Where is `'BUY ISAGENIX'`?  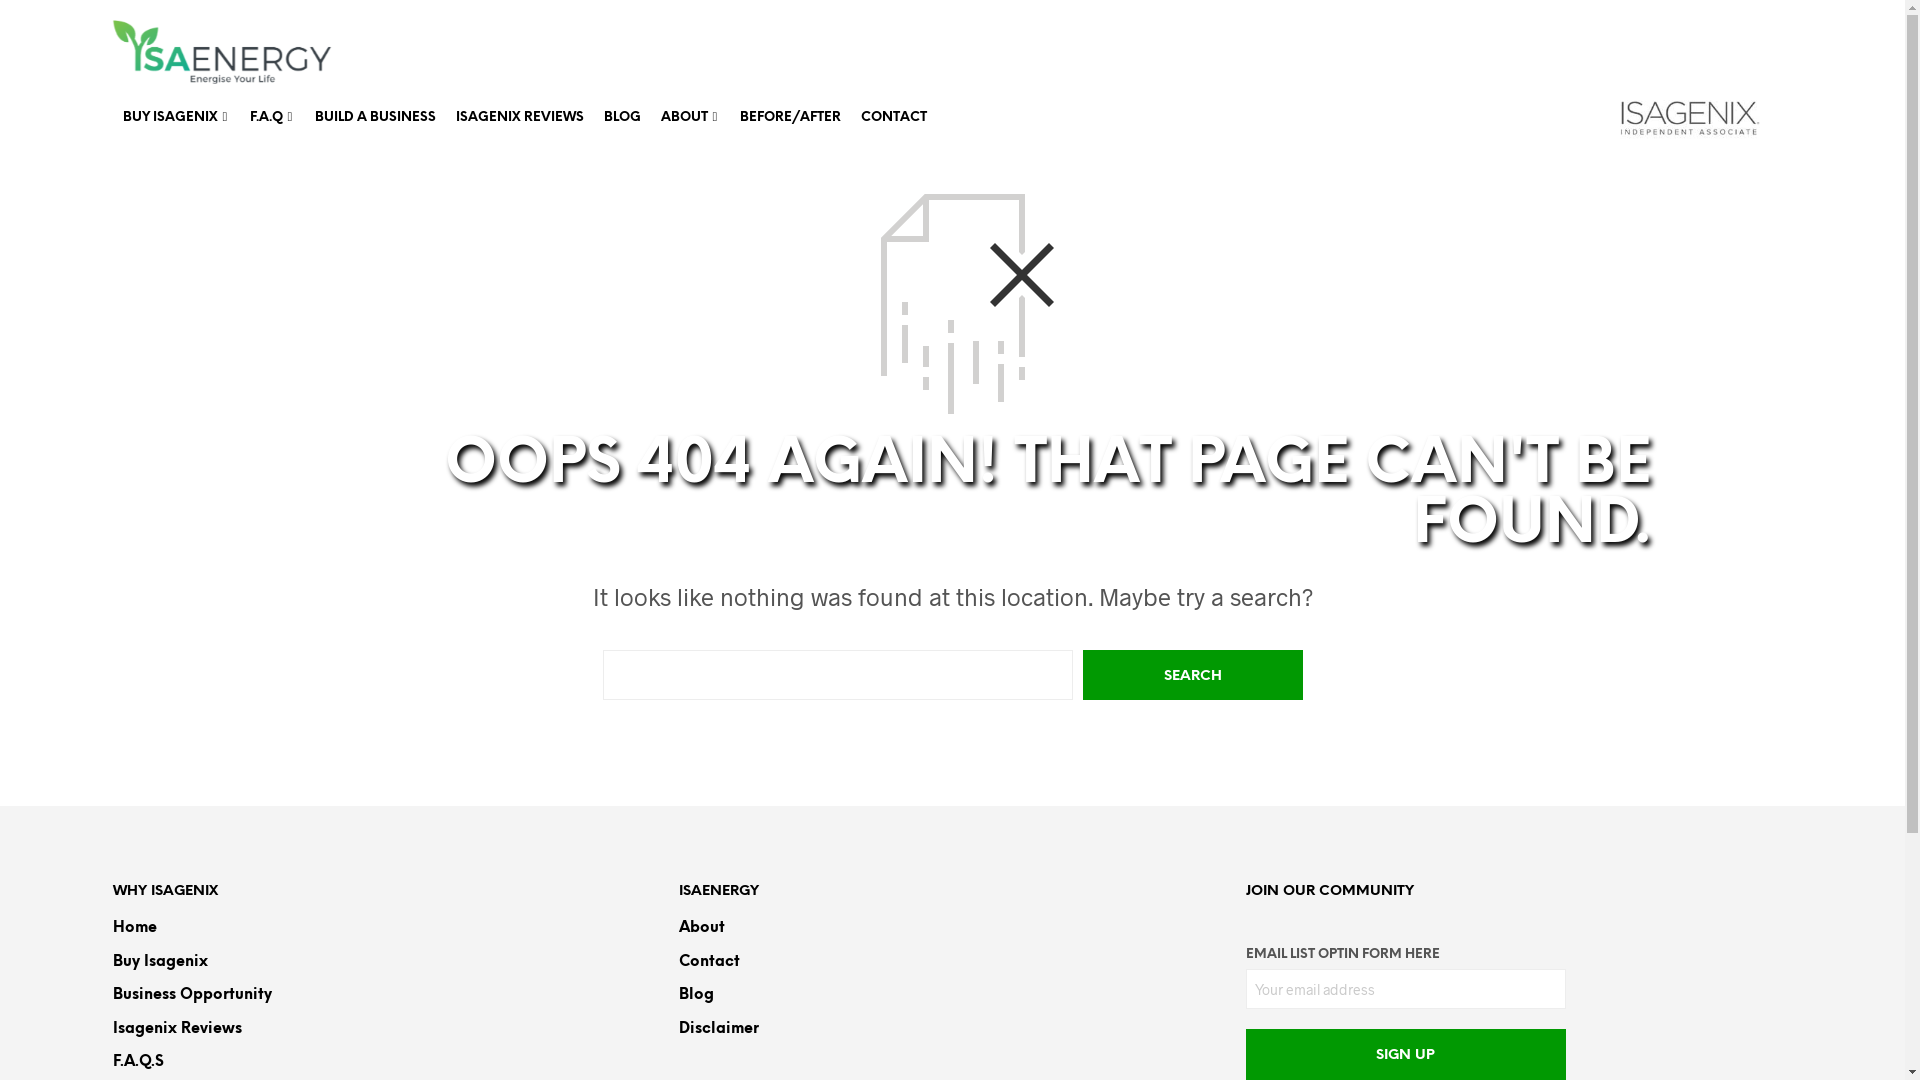 'BUY ISAGENIX' is located at coordinates (169, 117).